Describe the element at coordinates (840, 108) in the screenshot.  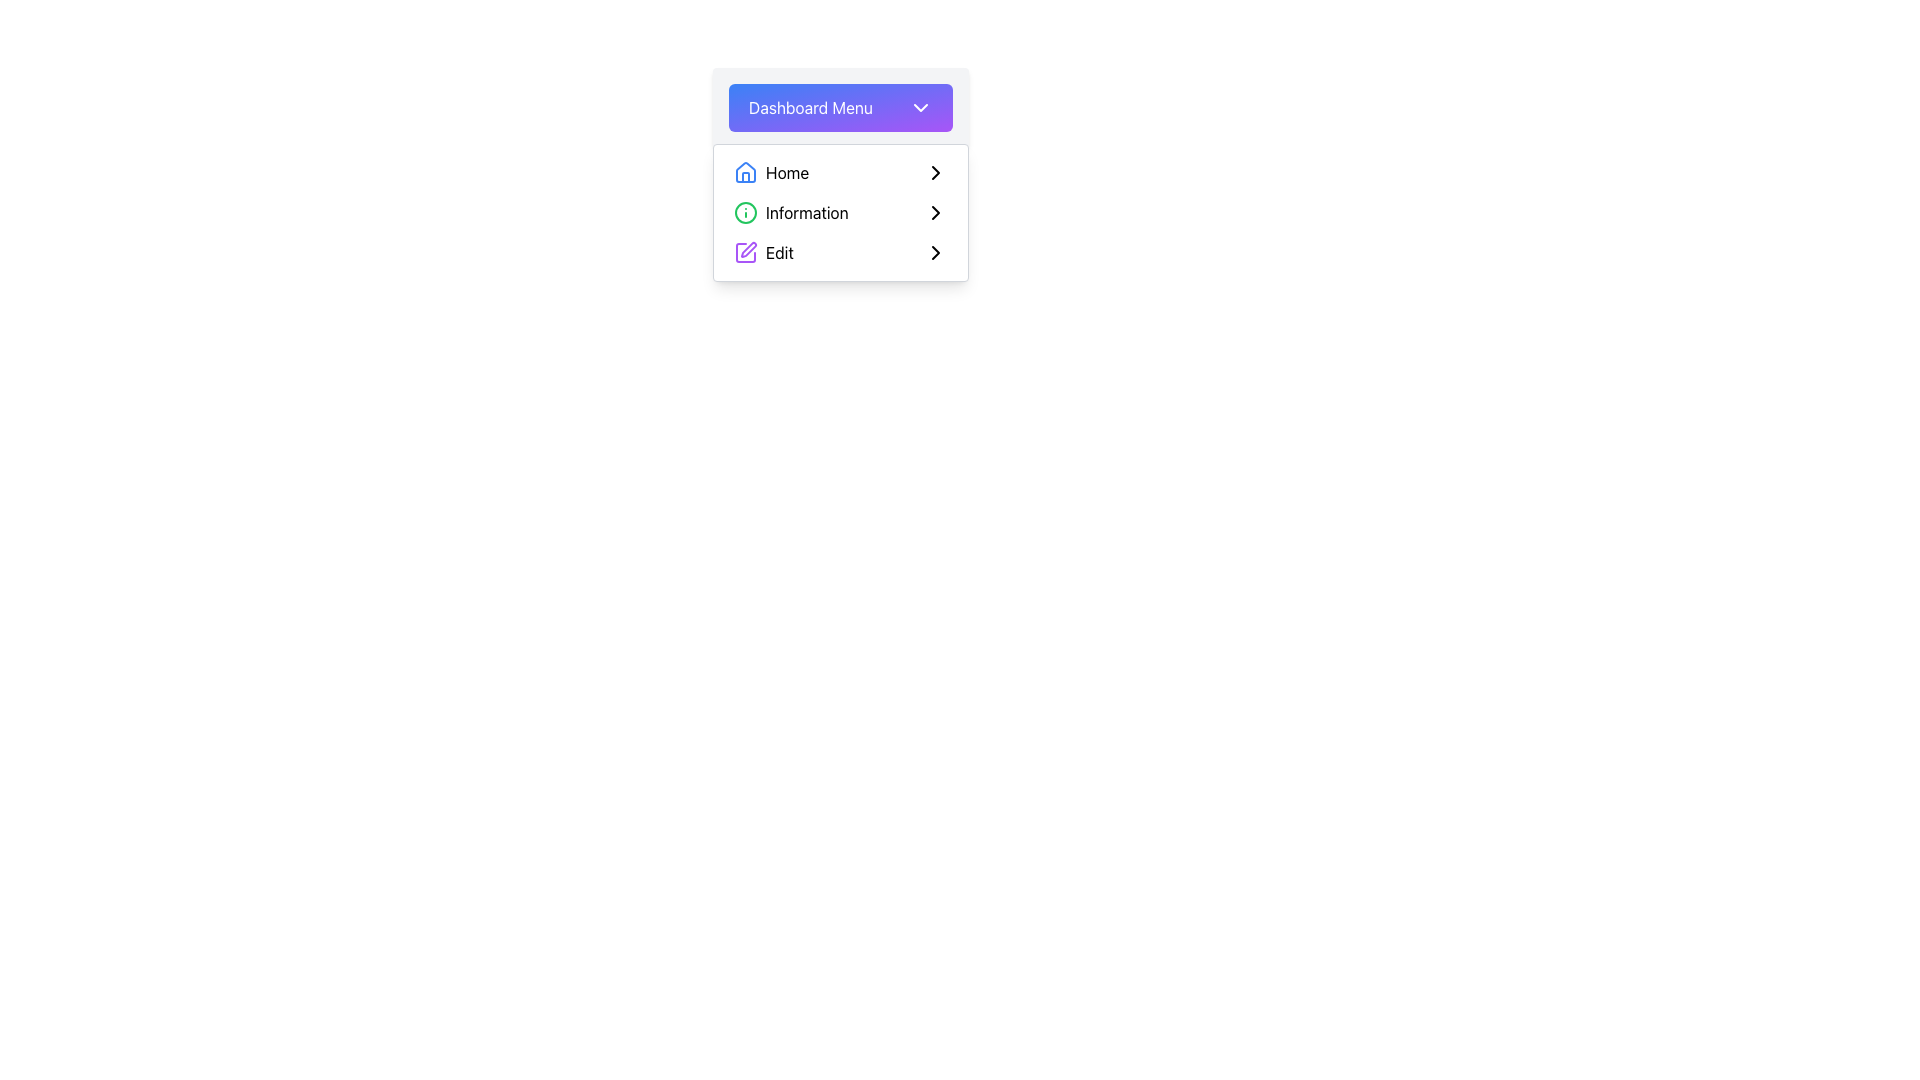
I see `the 'Dashboard Menu' button, which is a rectangular button with rounded edges and a gradient blue-to-purple background` at that location.